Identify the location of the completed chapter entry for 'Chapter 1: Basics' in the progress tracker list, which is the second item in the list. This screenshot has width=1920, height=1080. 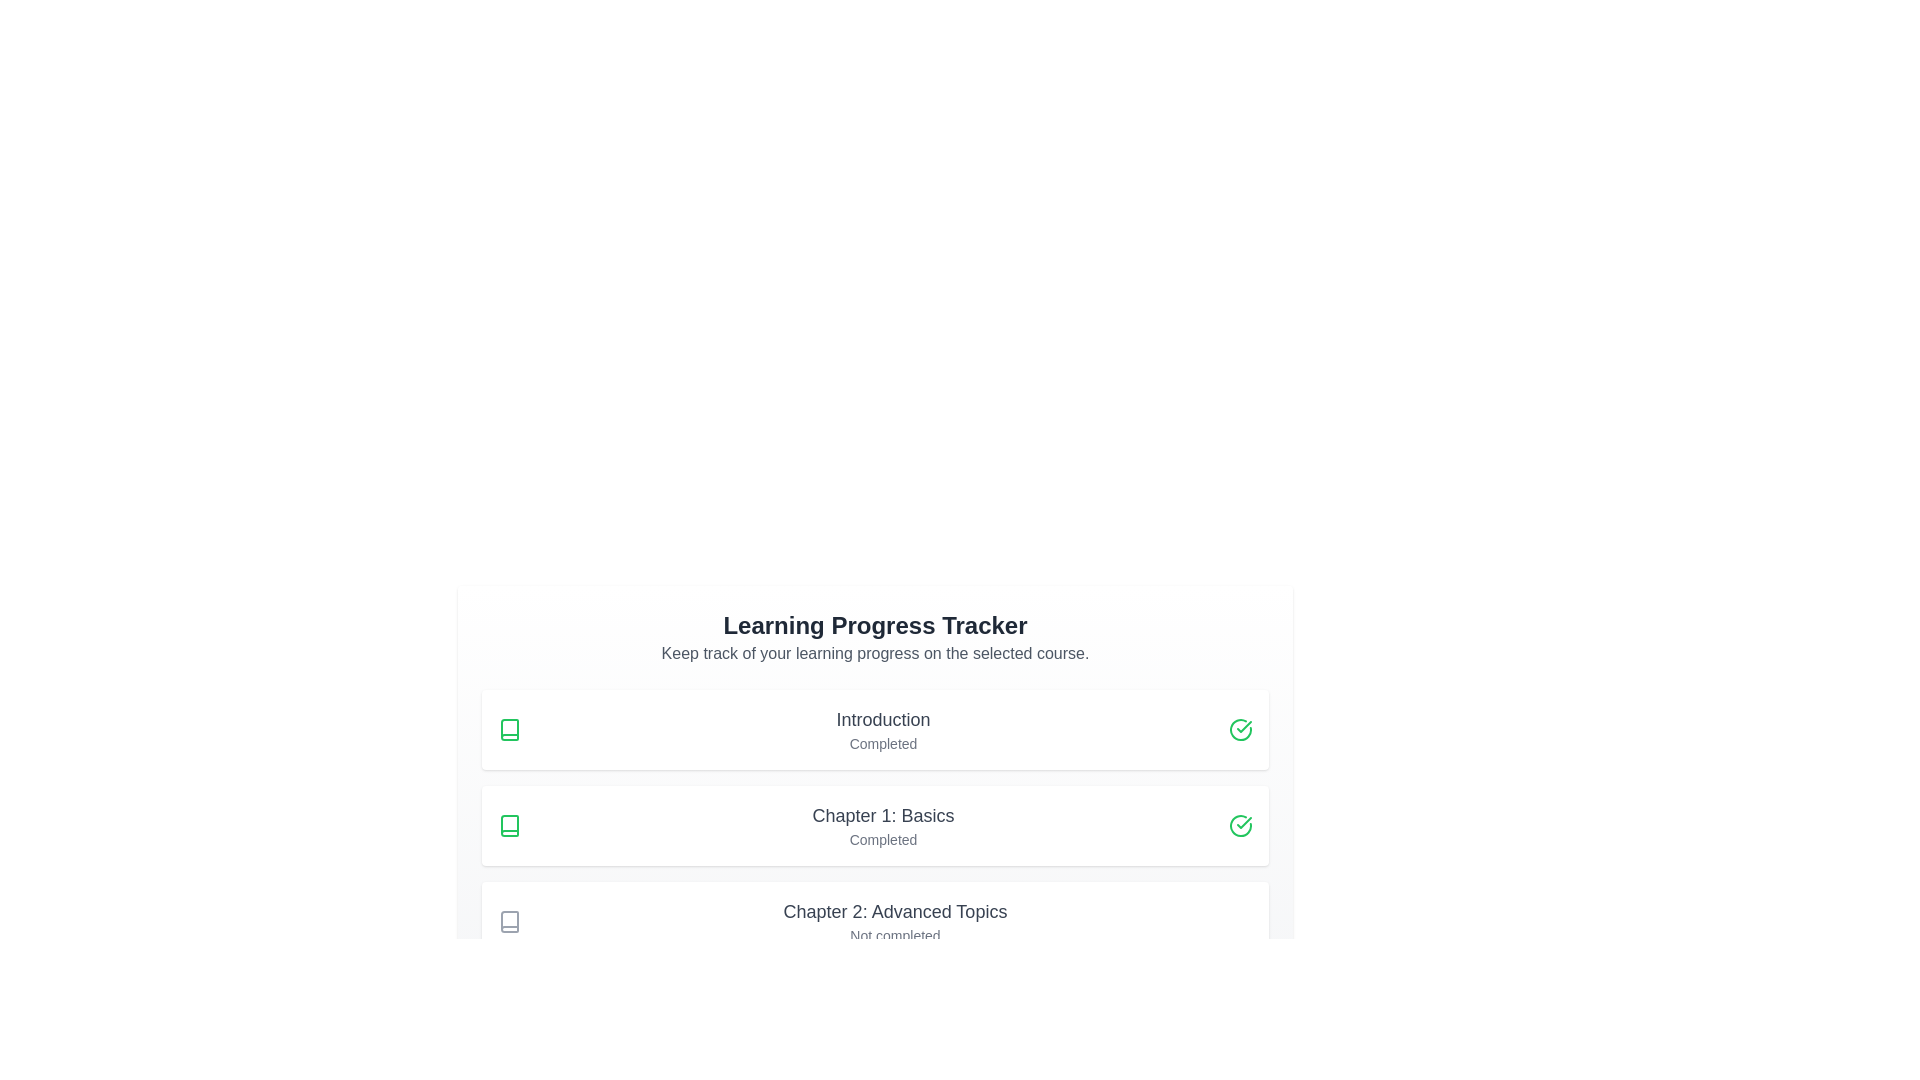
(875, 825).